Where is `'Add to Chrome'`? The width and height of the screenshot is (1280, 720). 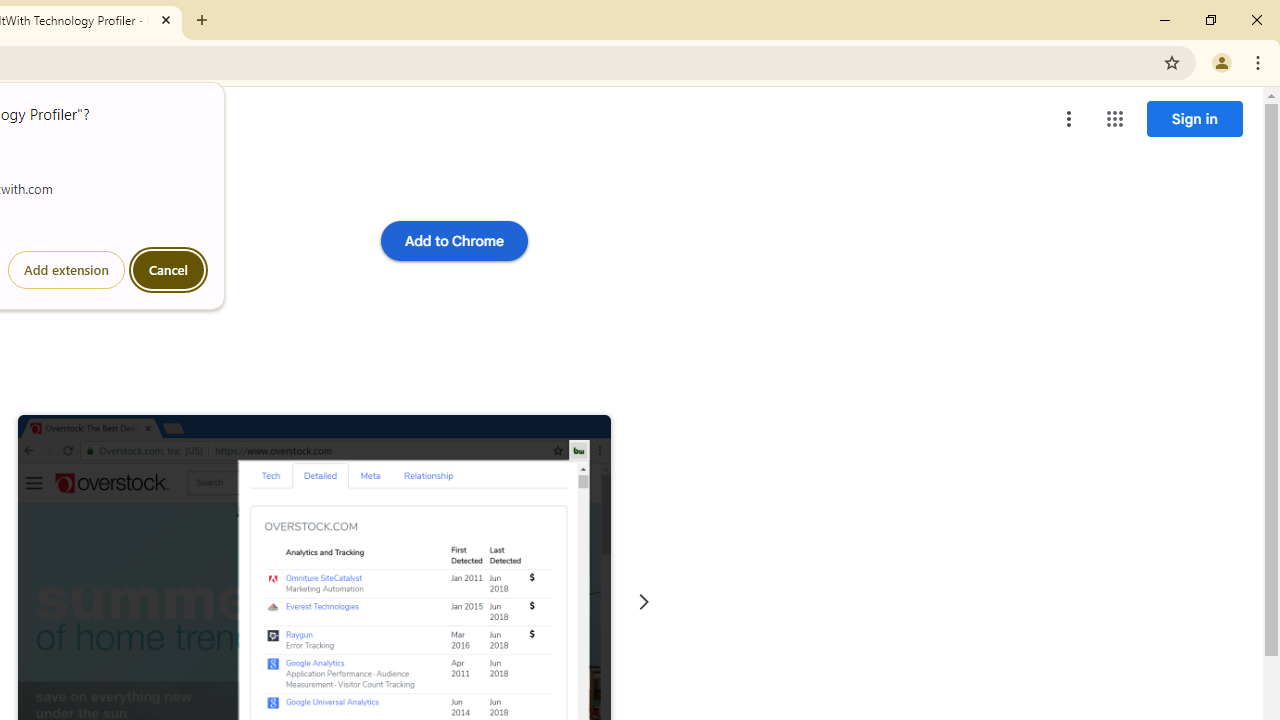
'Add to Chrome' is located at coordinates (452, 239).